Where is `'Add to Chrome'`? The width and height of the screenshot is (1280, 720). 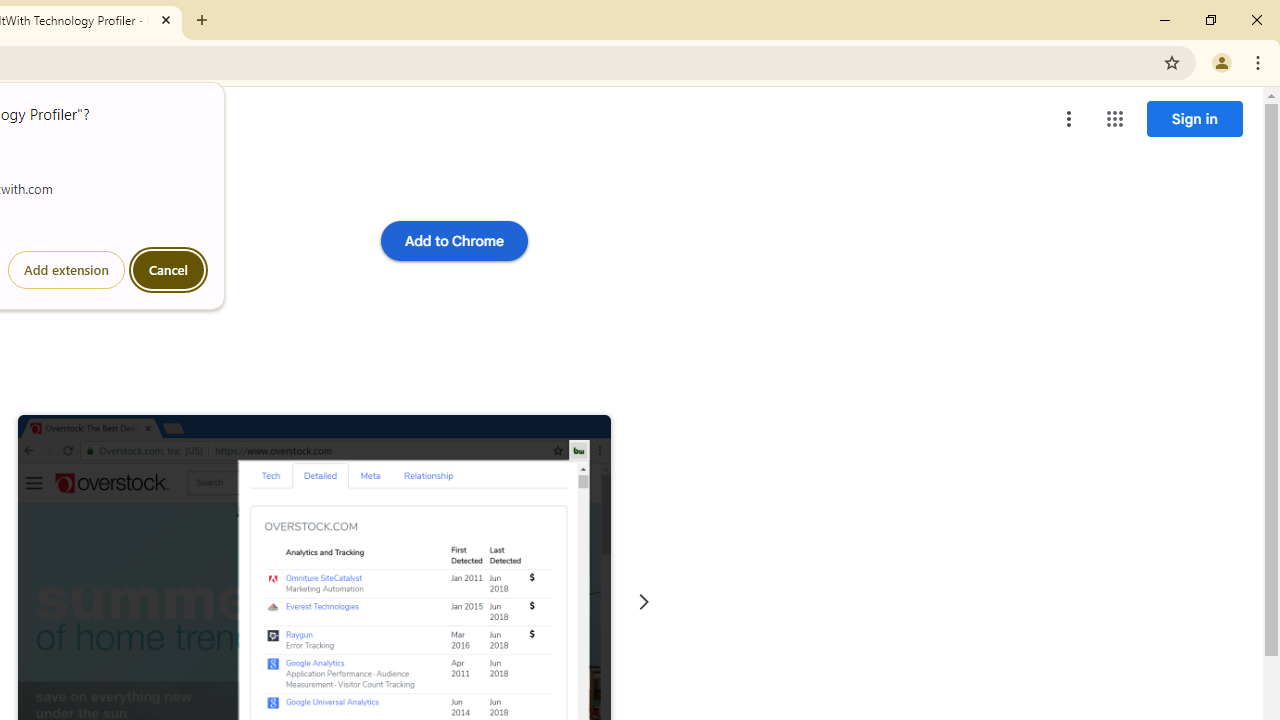
'Add to Chrome' is located at coordinates (452, 239).